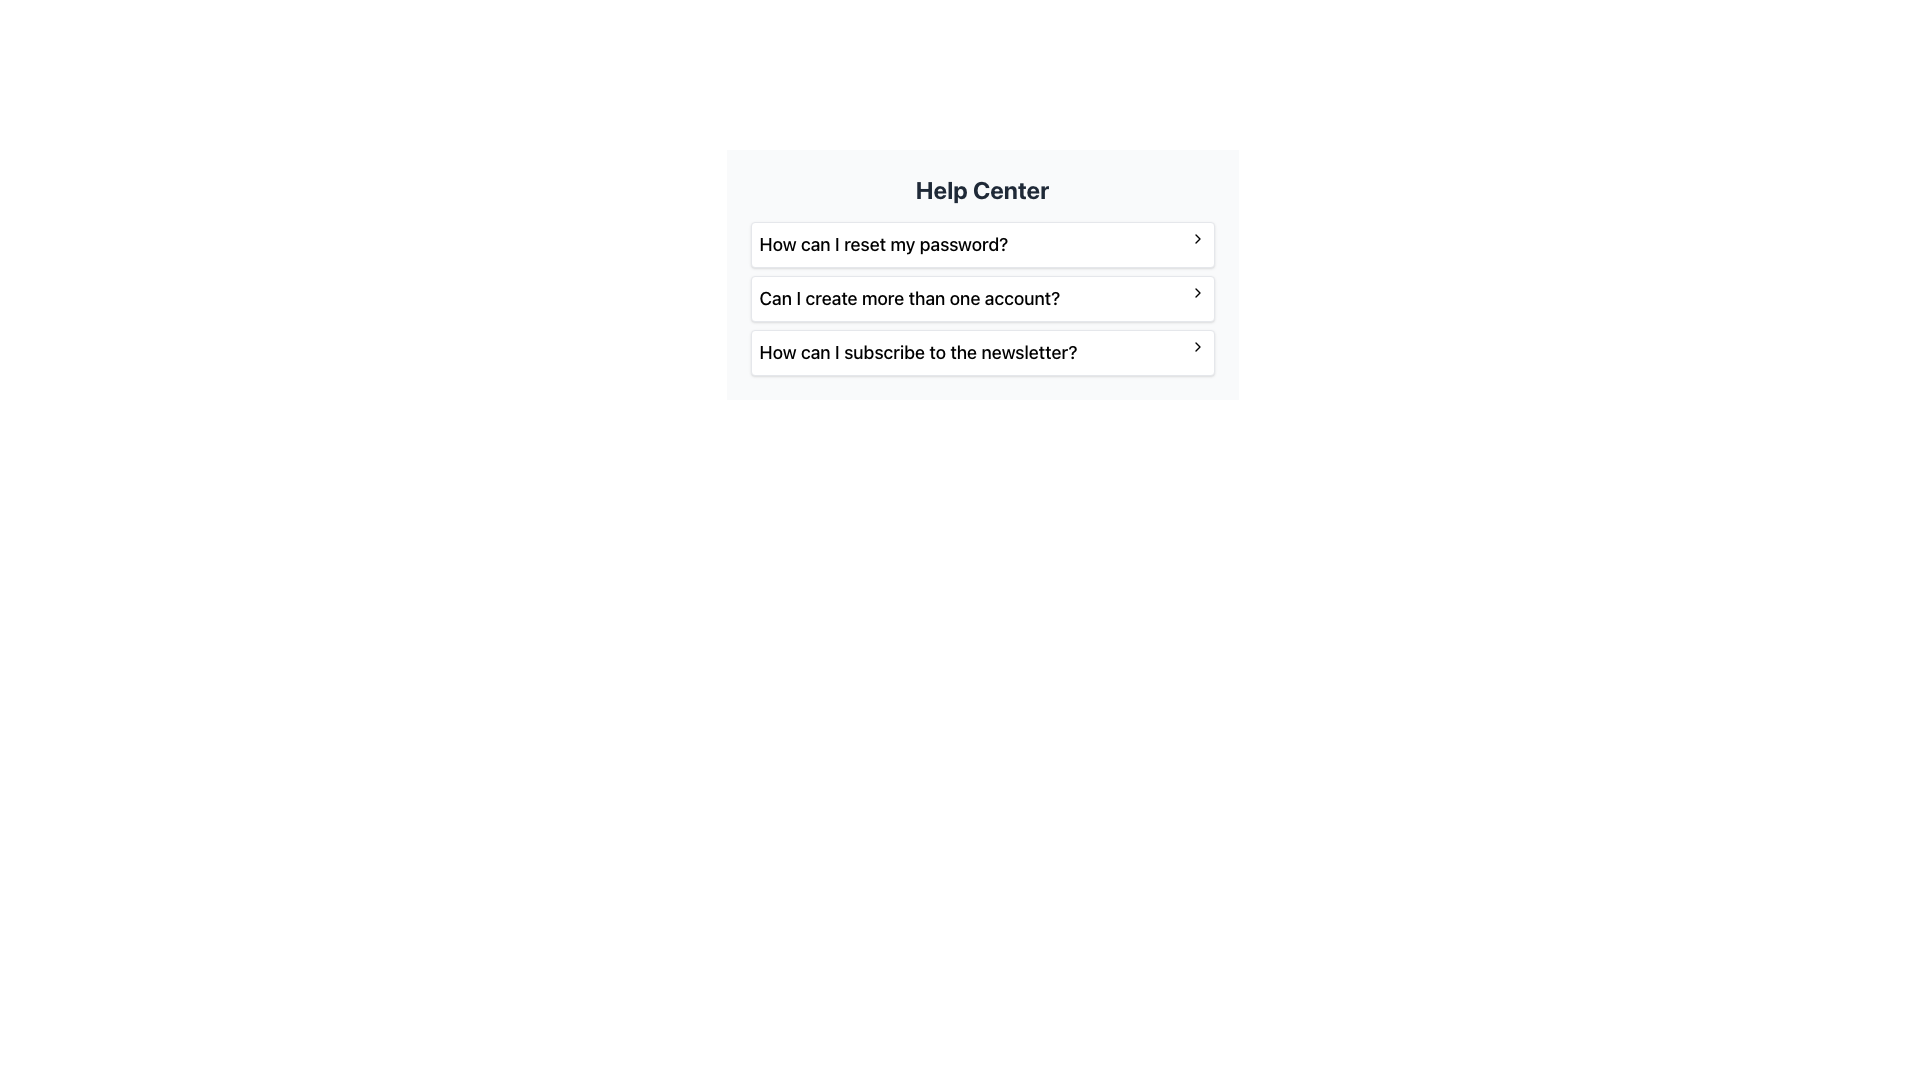  Describe the element at coordinates (982, 352) in the screenshot. I see `the third FAQ entry in the help module` at that location.